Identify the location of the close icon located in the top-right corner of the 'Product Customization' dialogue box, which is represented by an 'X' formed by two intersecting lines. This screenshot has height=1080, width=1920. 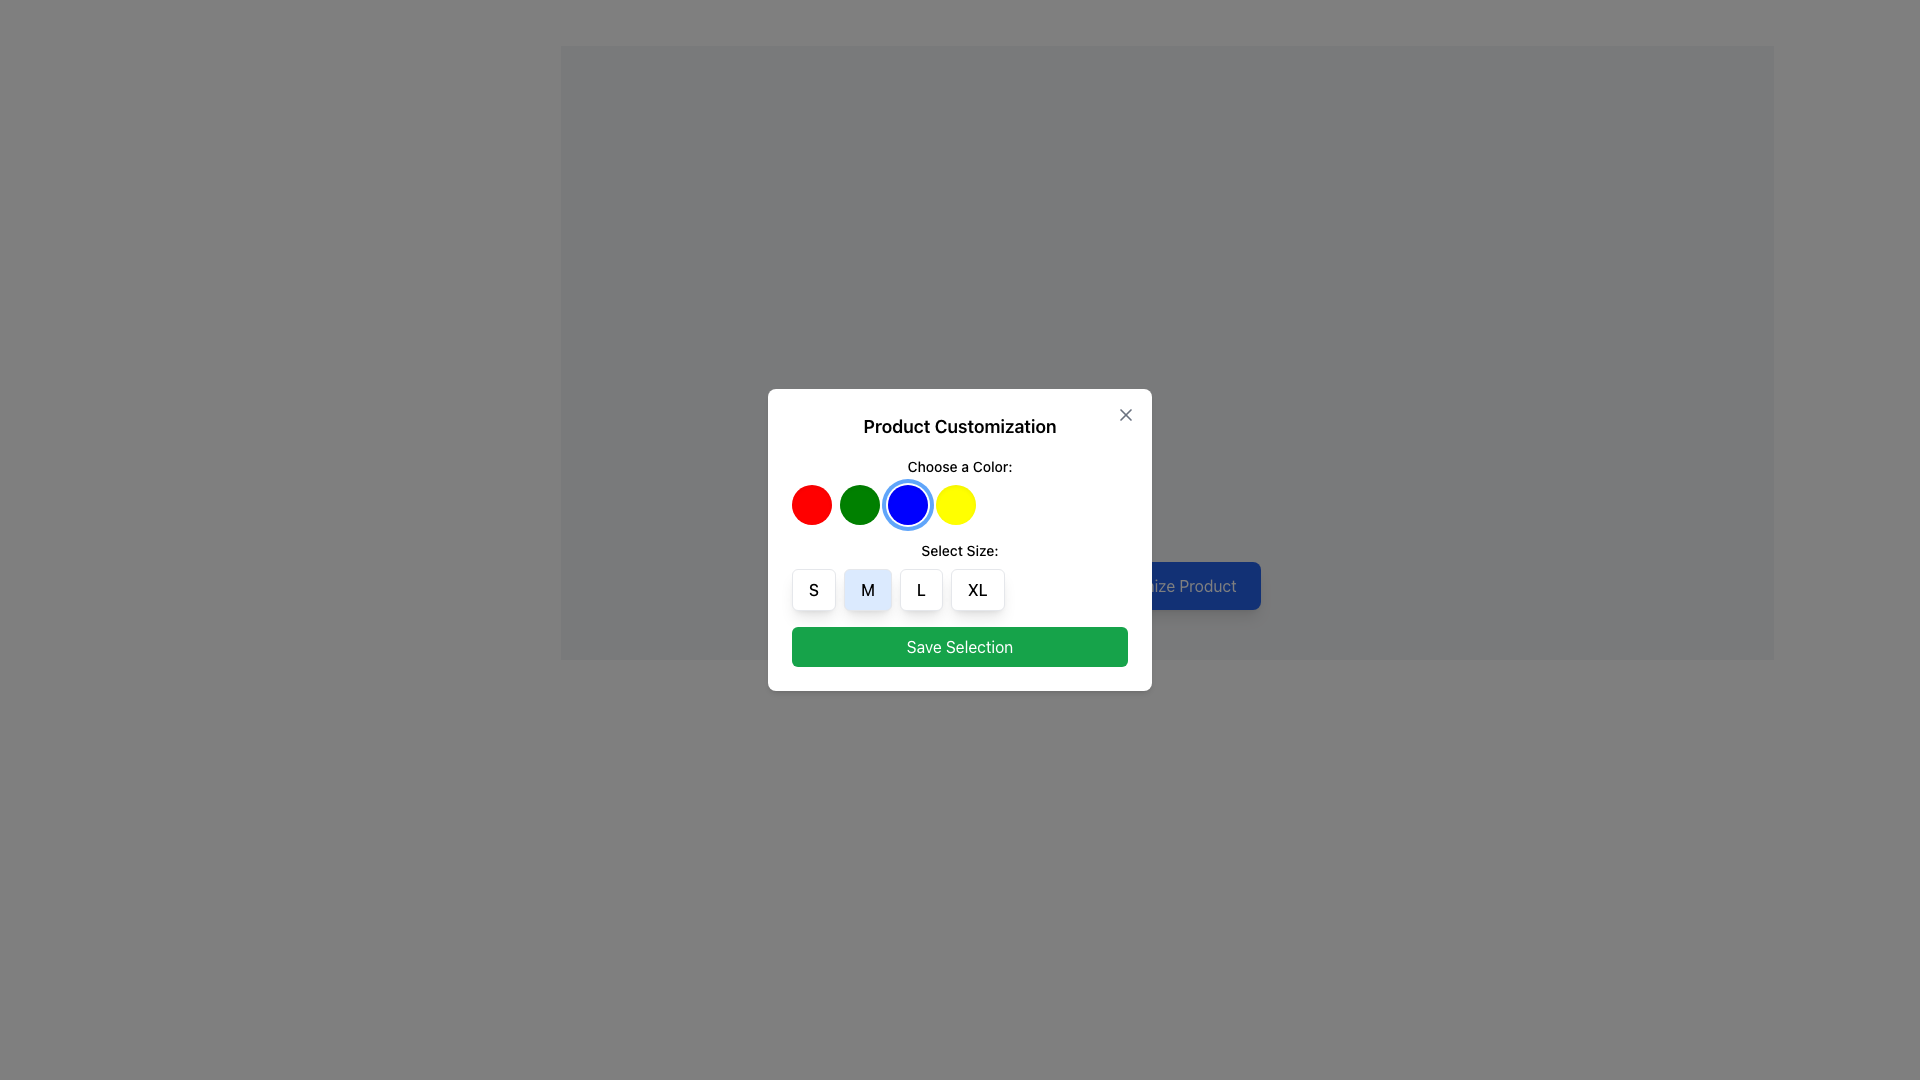
(1126, 414).